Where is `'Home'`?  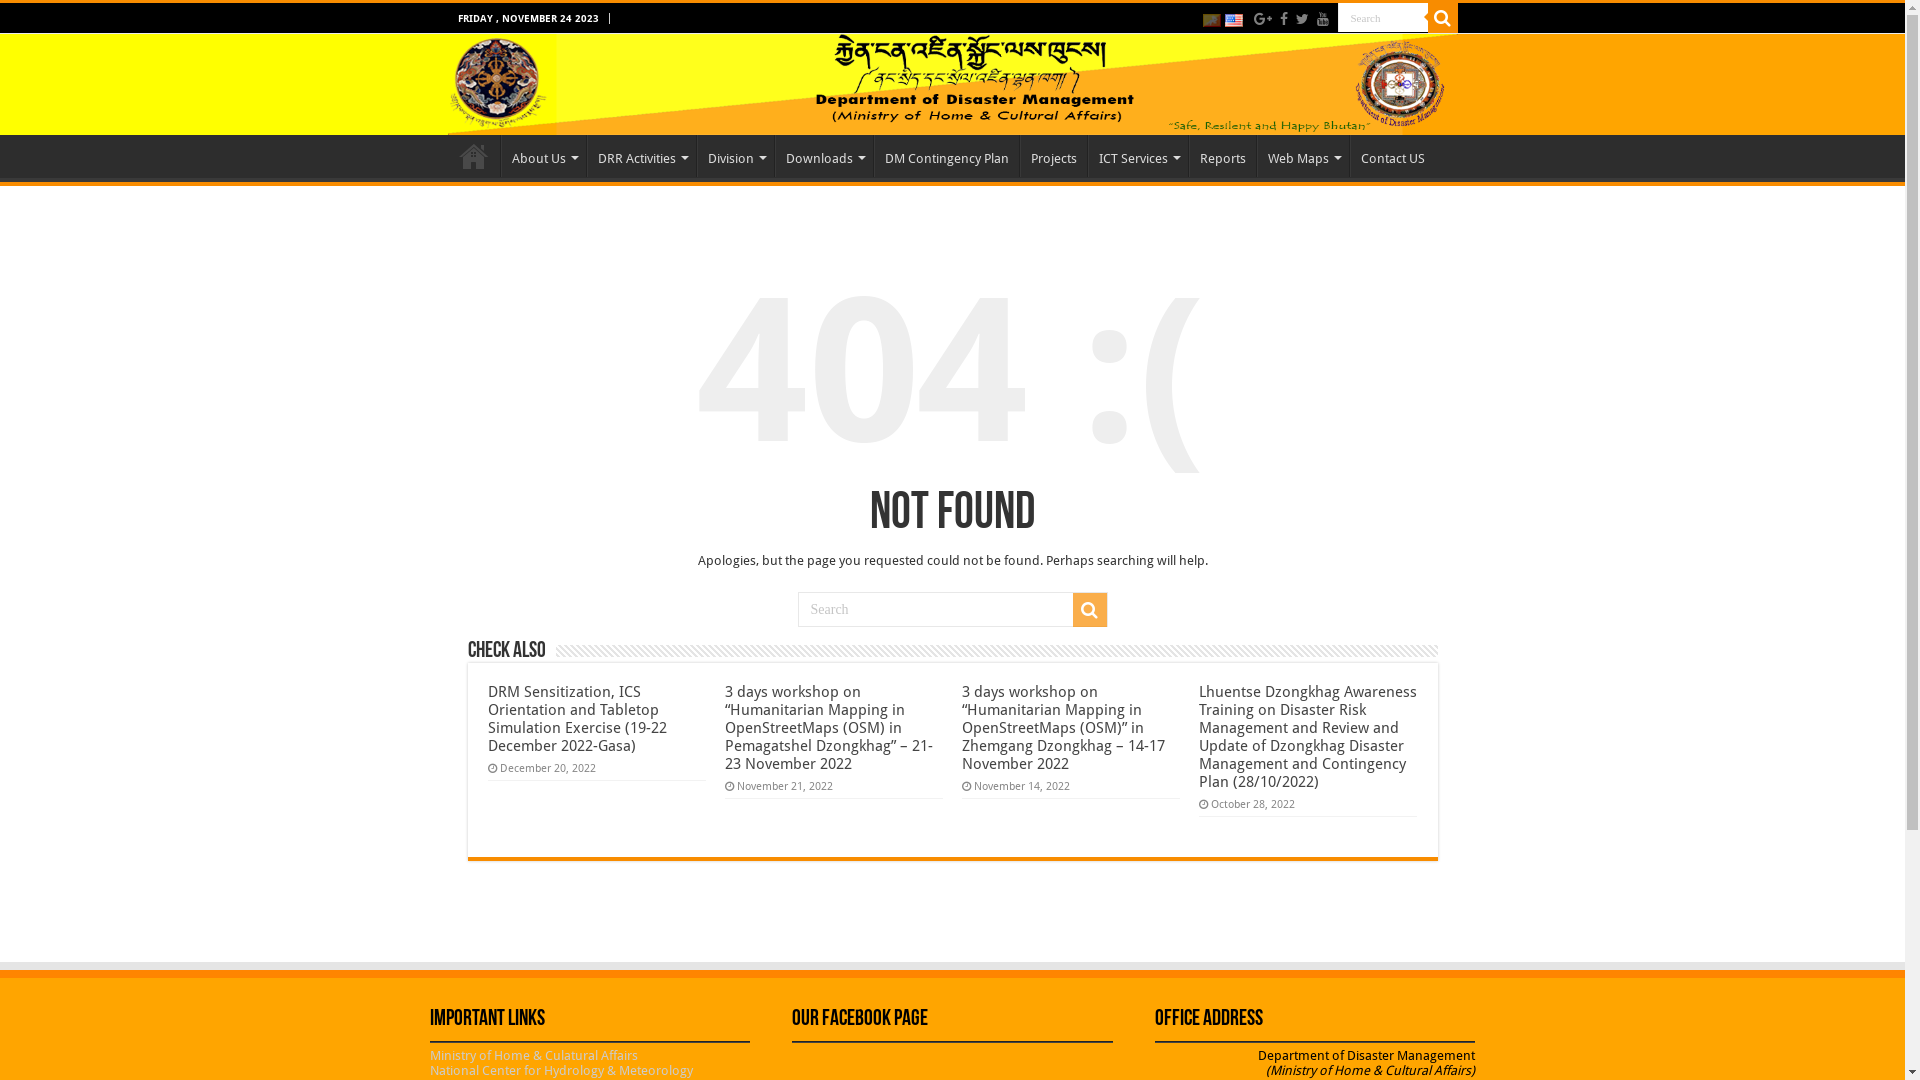
'Home' is located at coordinates (473, 154).